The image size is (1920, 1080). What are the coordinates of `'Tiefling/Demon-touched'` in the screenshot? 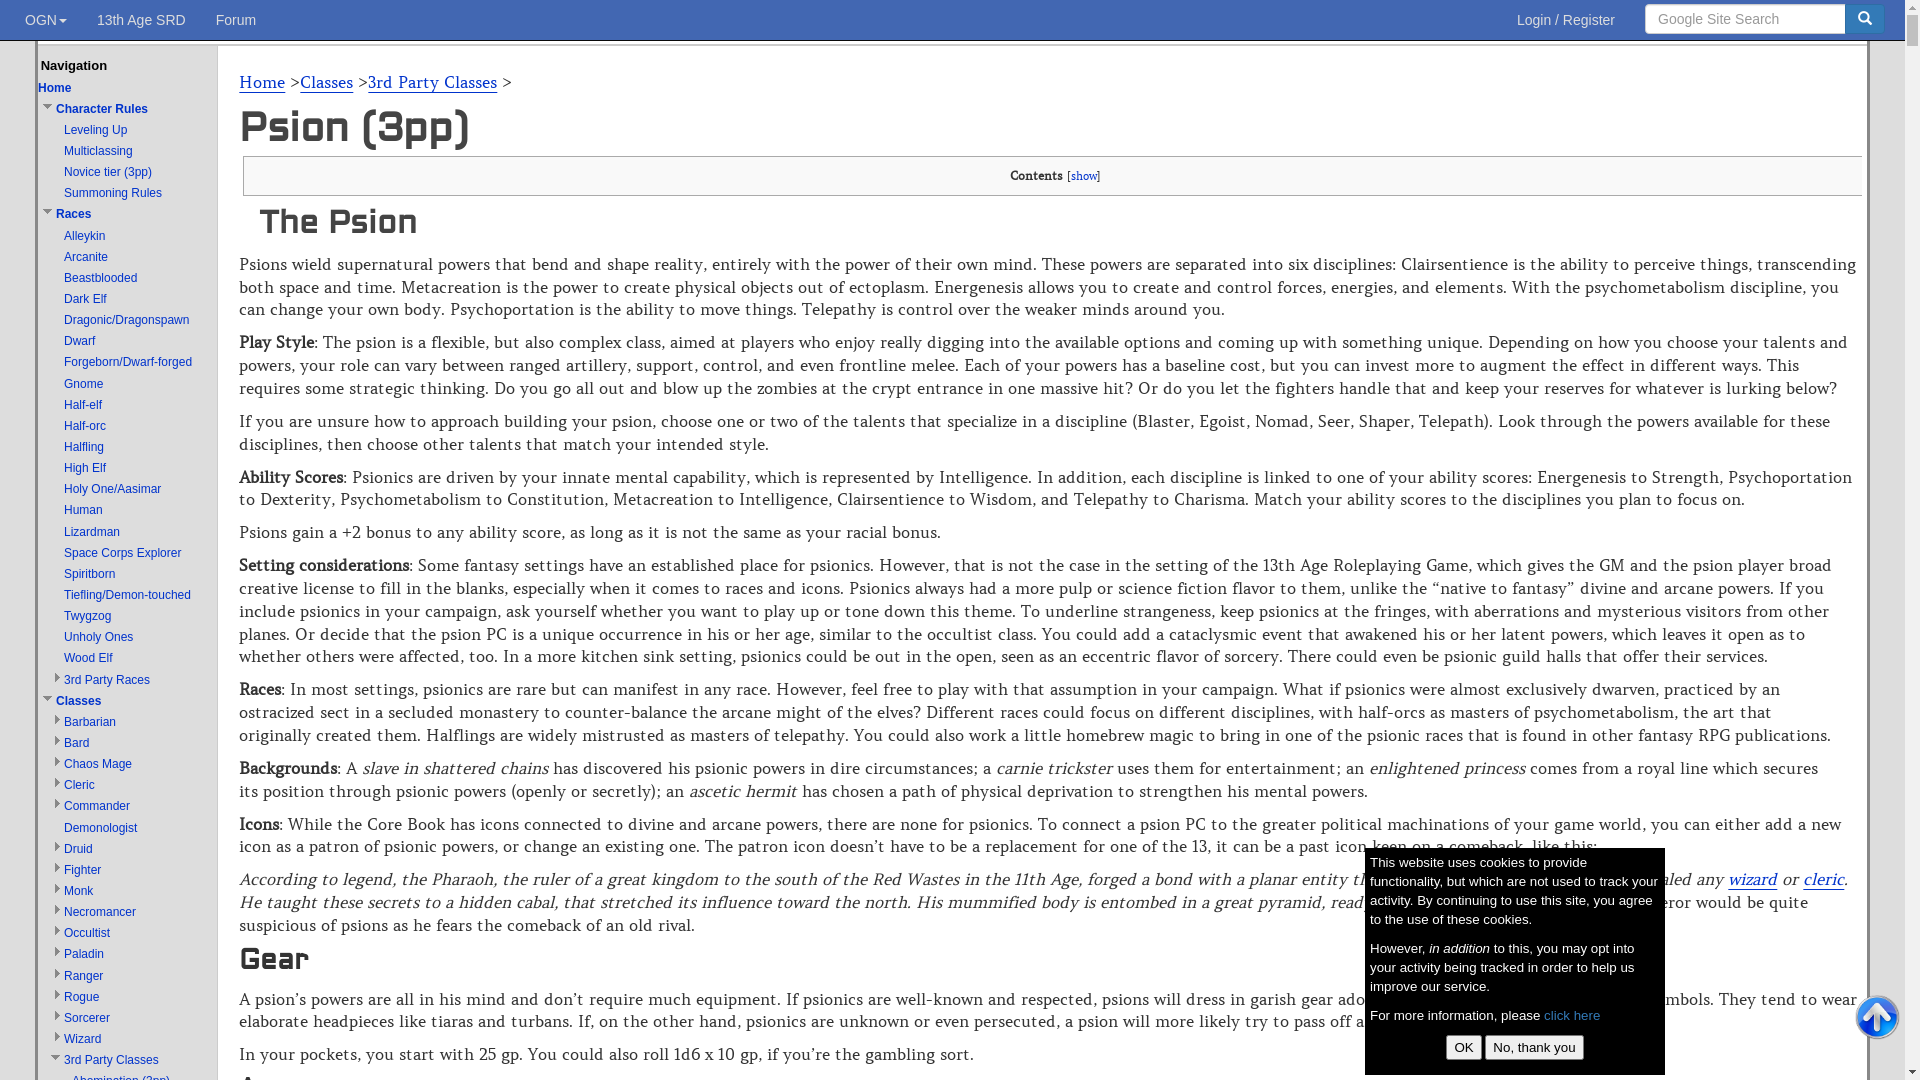 It's located at (126, 593).